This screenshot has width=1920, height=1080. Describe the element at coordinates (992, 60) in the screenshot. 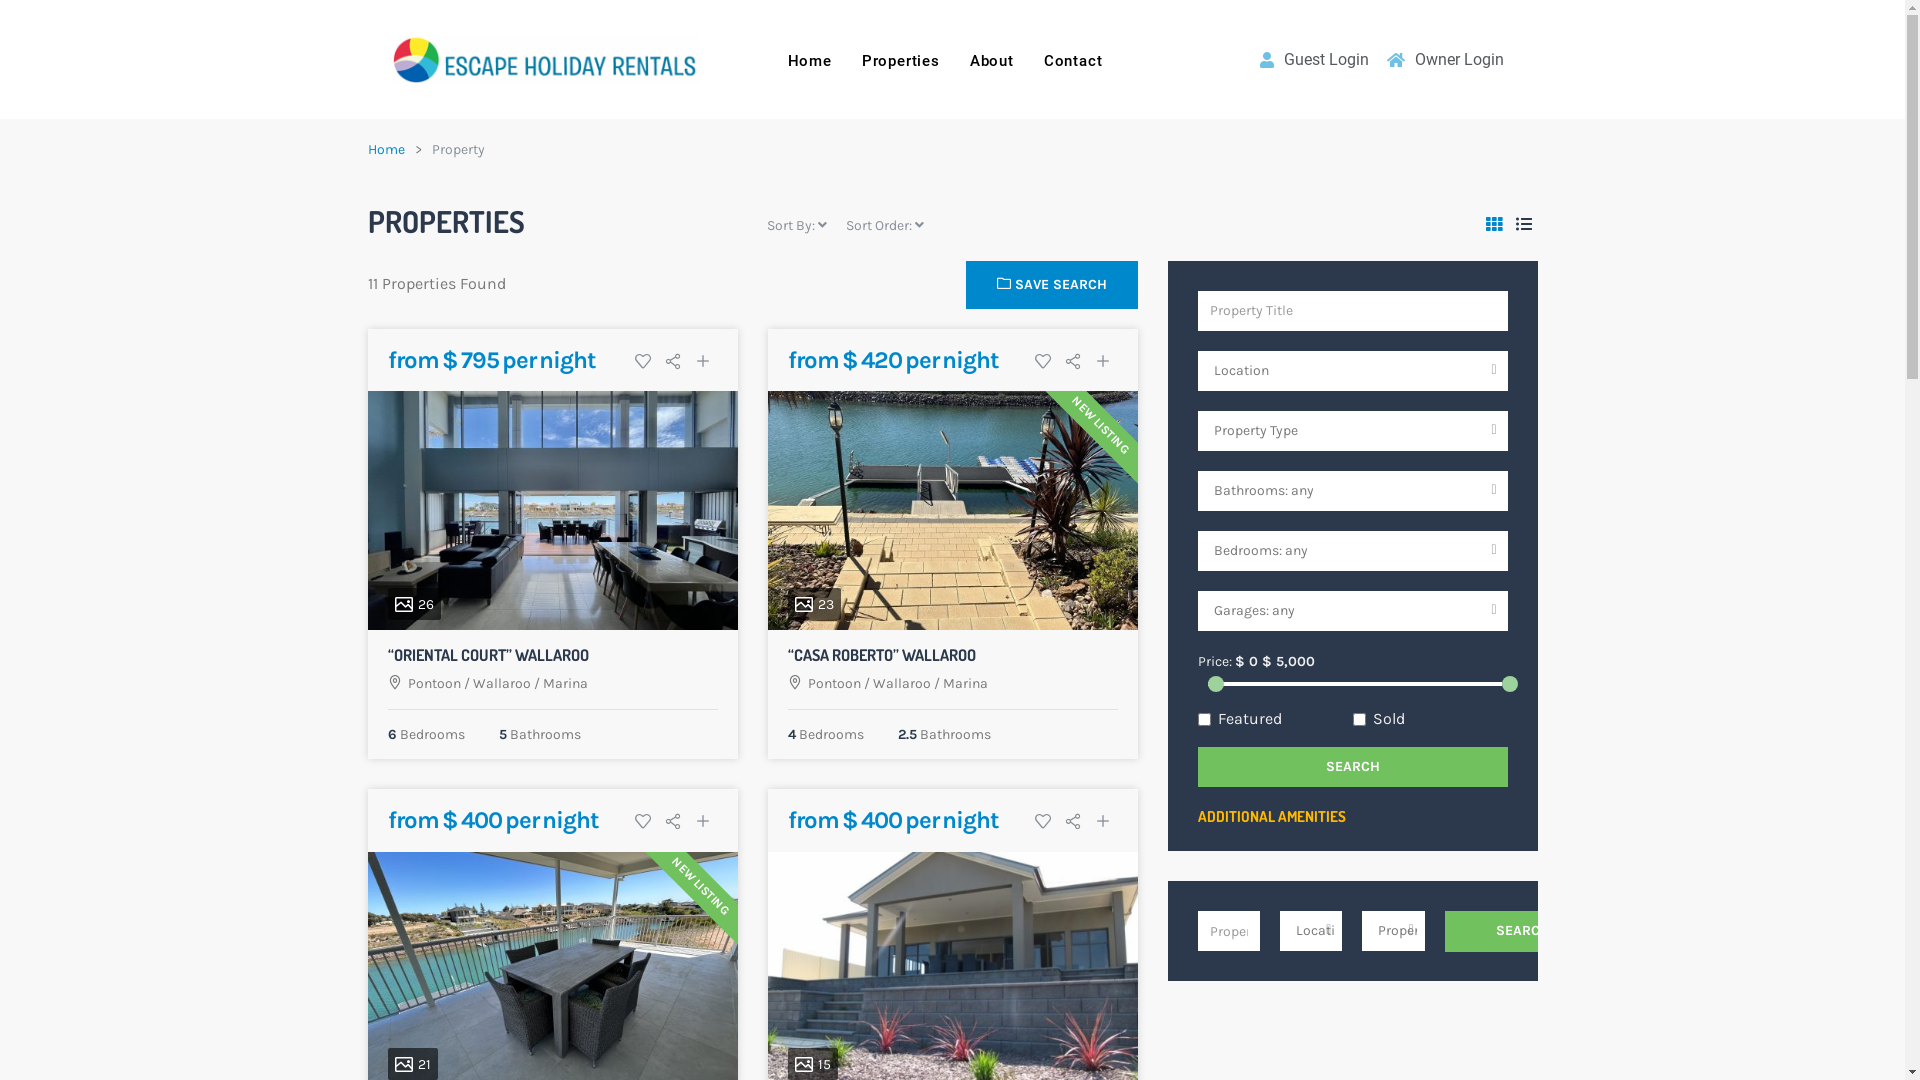

I see `'About'` at that location.